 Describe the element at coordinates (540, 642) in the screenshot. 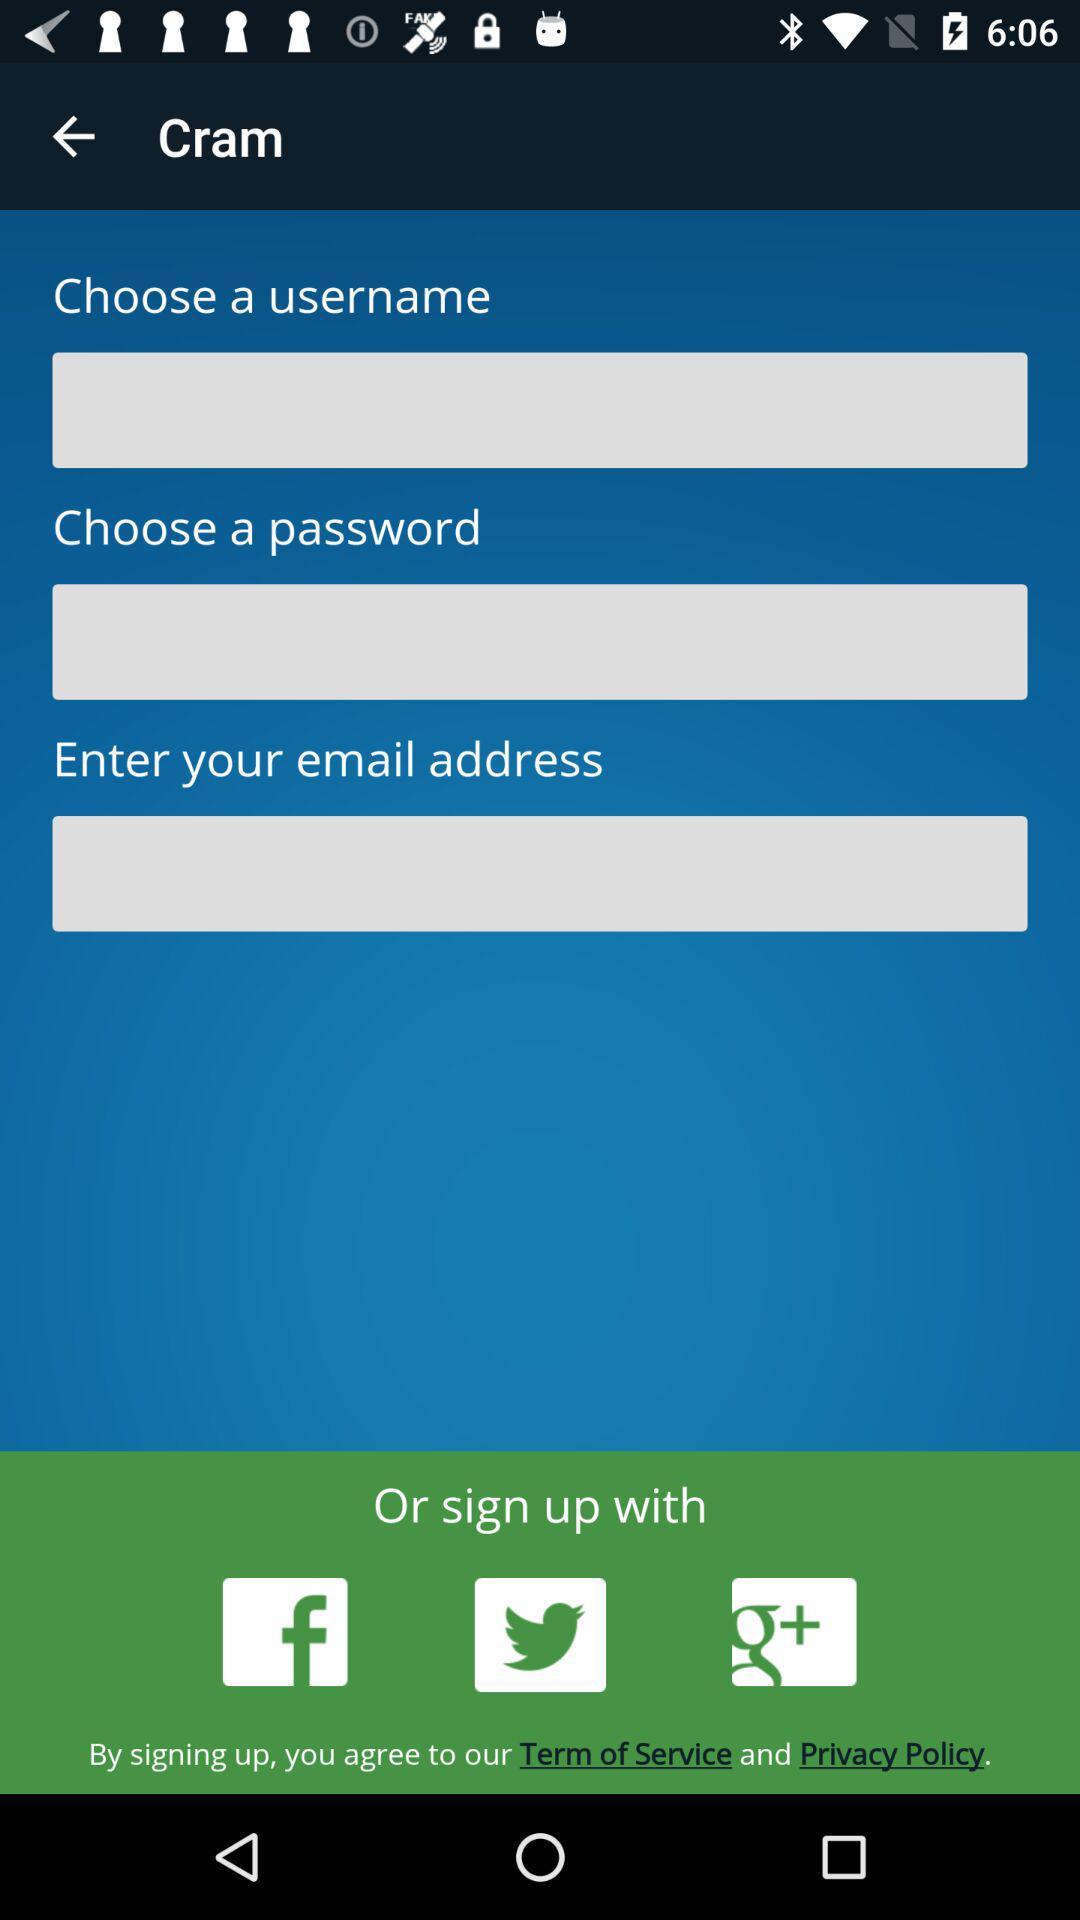

I see `password` at that location.